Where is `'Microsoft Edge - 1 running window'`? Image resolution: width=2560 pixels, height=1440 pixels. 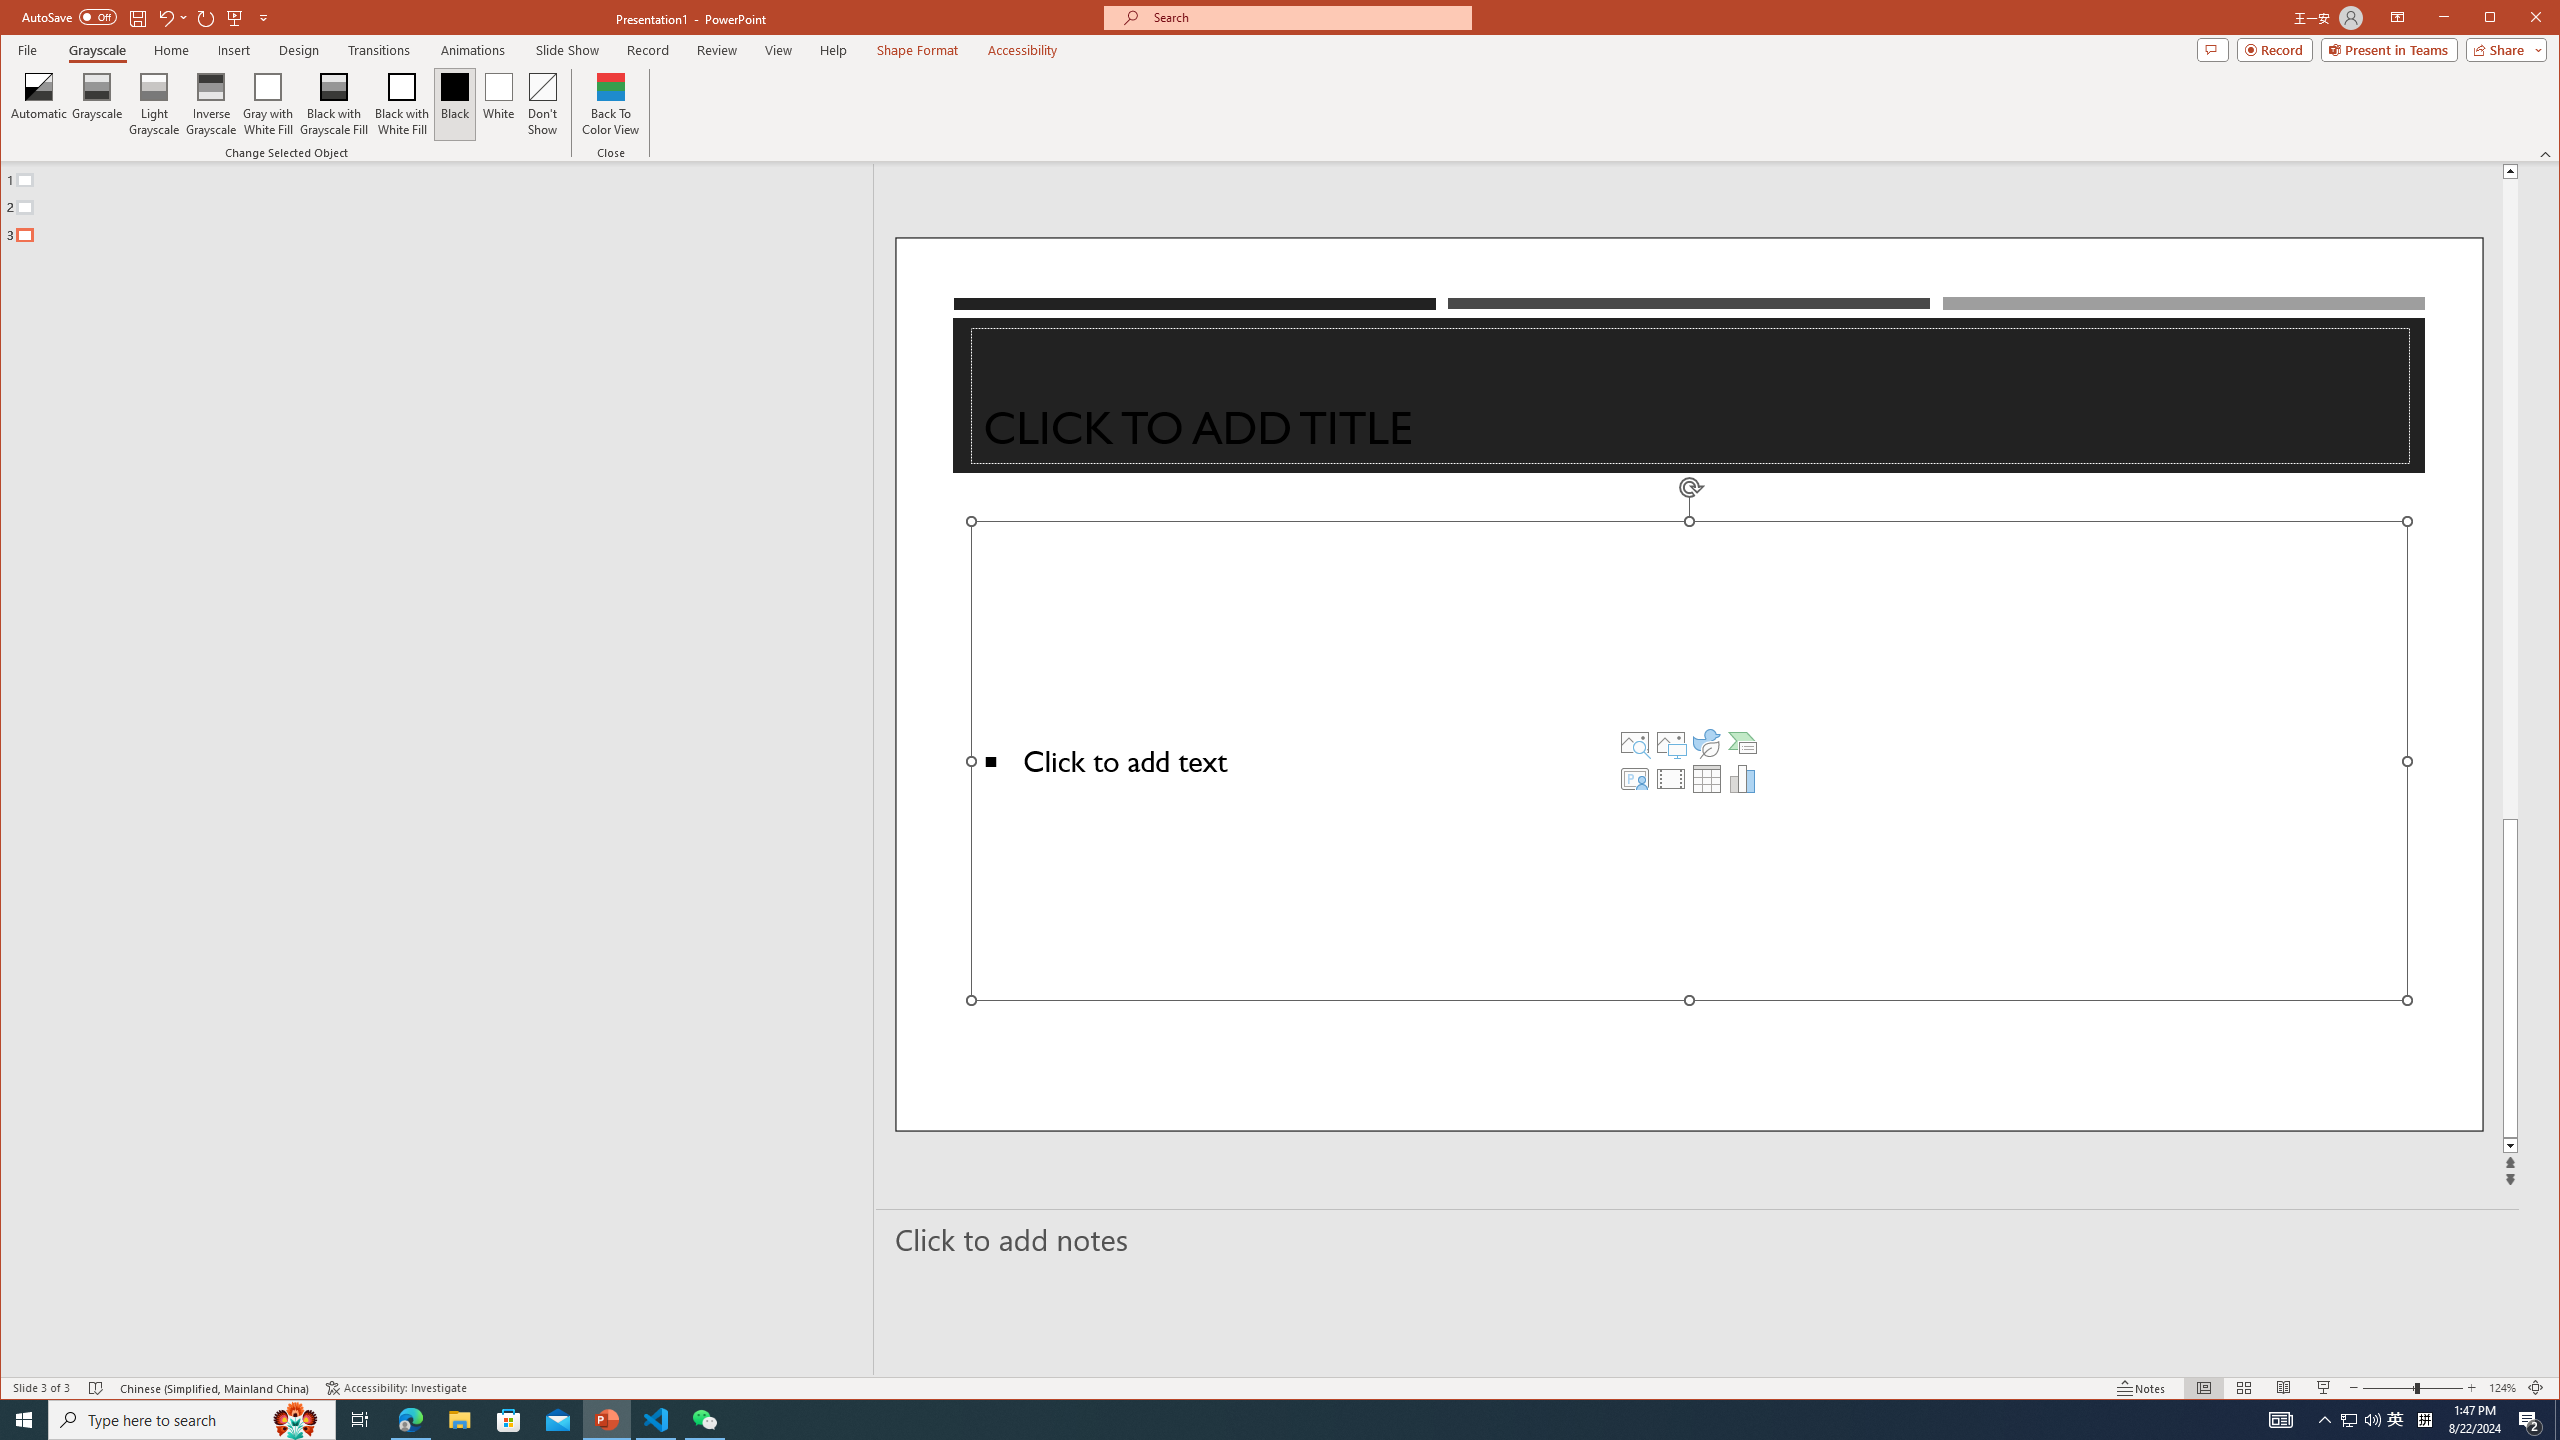
'Microsoft Edge - 1 running window' is located at coordinates (409, 1418).